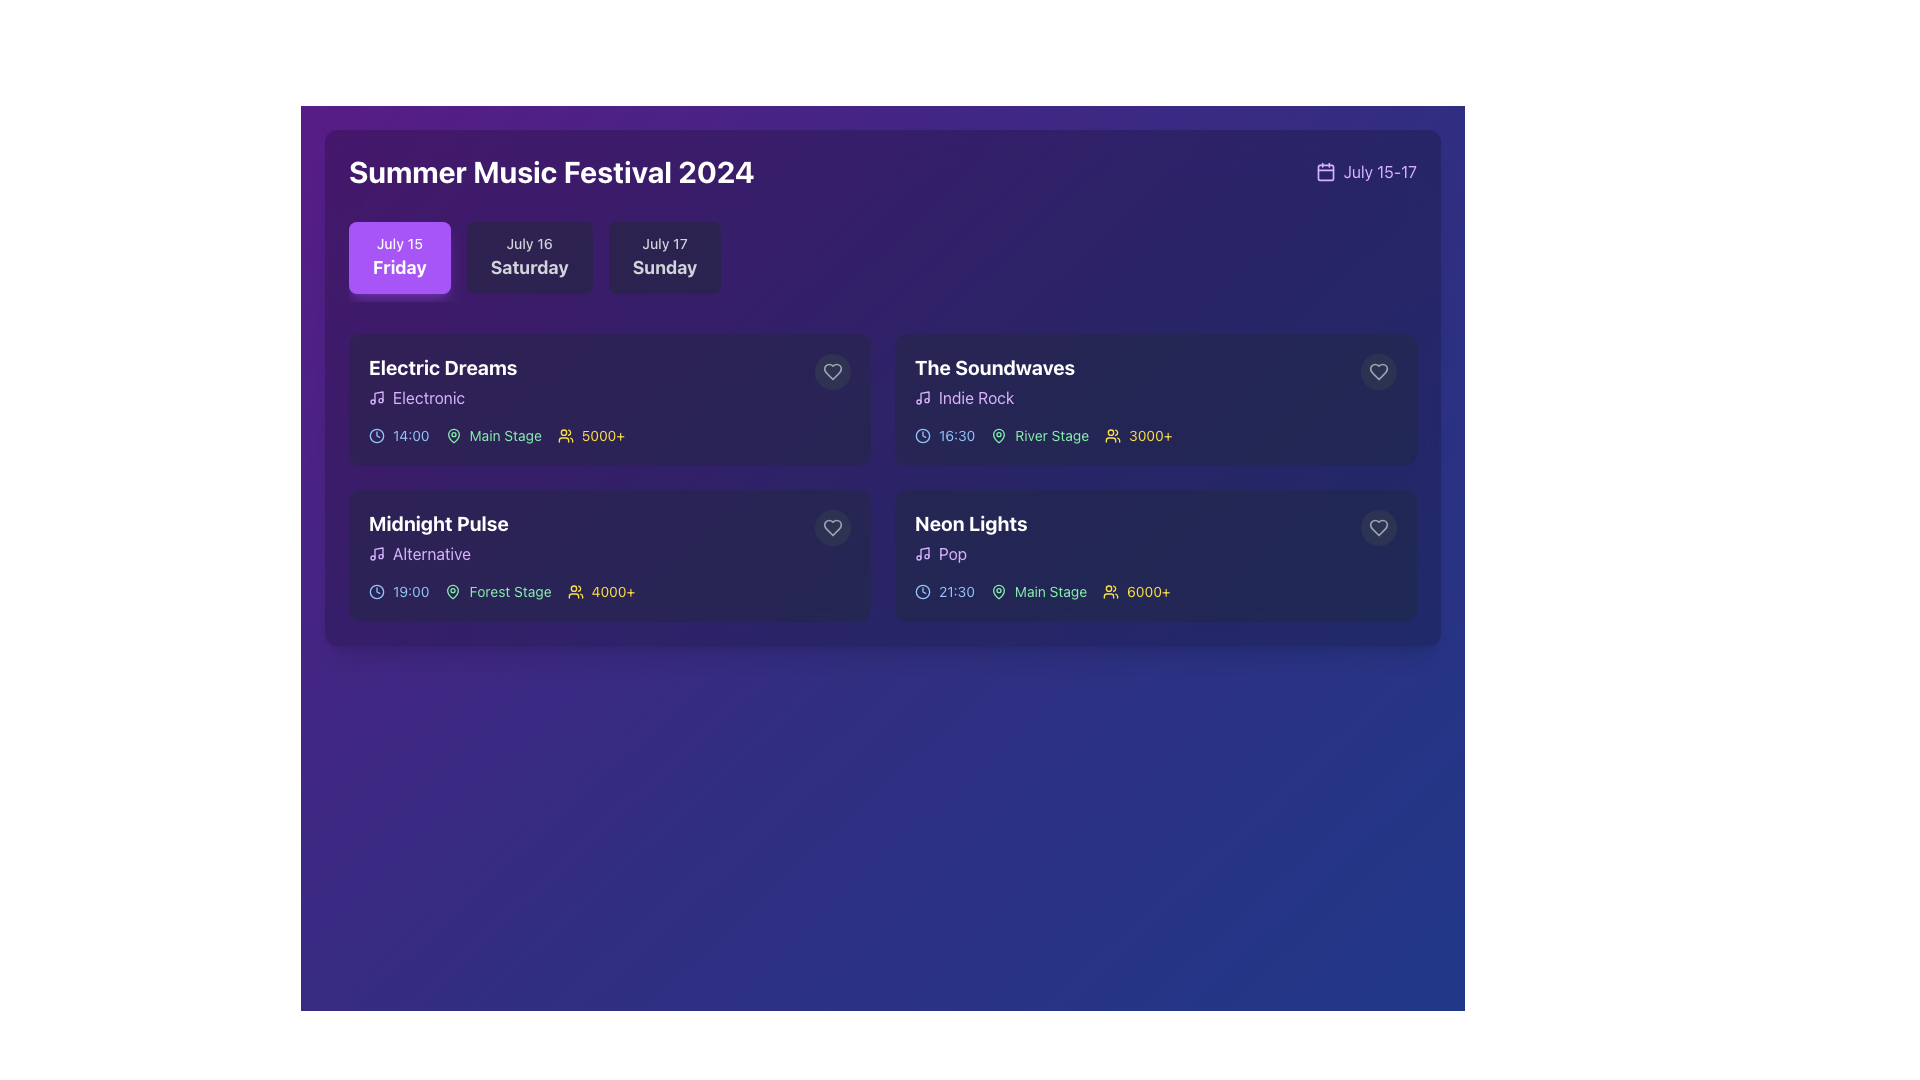 The height and width of the screenshot is (1080, 1920). What do you see at coordinates (921, 397) in the screenshot?
I see `the Indie Rock icon that represents the genre within 'The Soundwaves' card, located in the upper right quadrant of the interface` at bounding box center [921, 397].